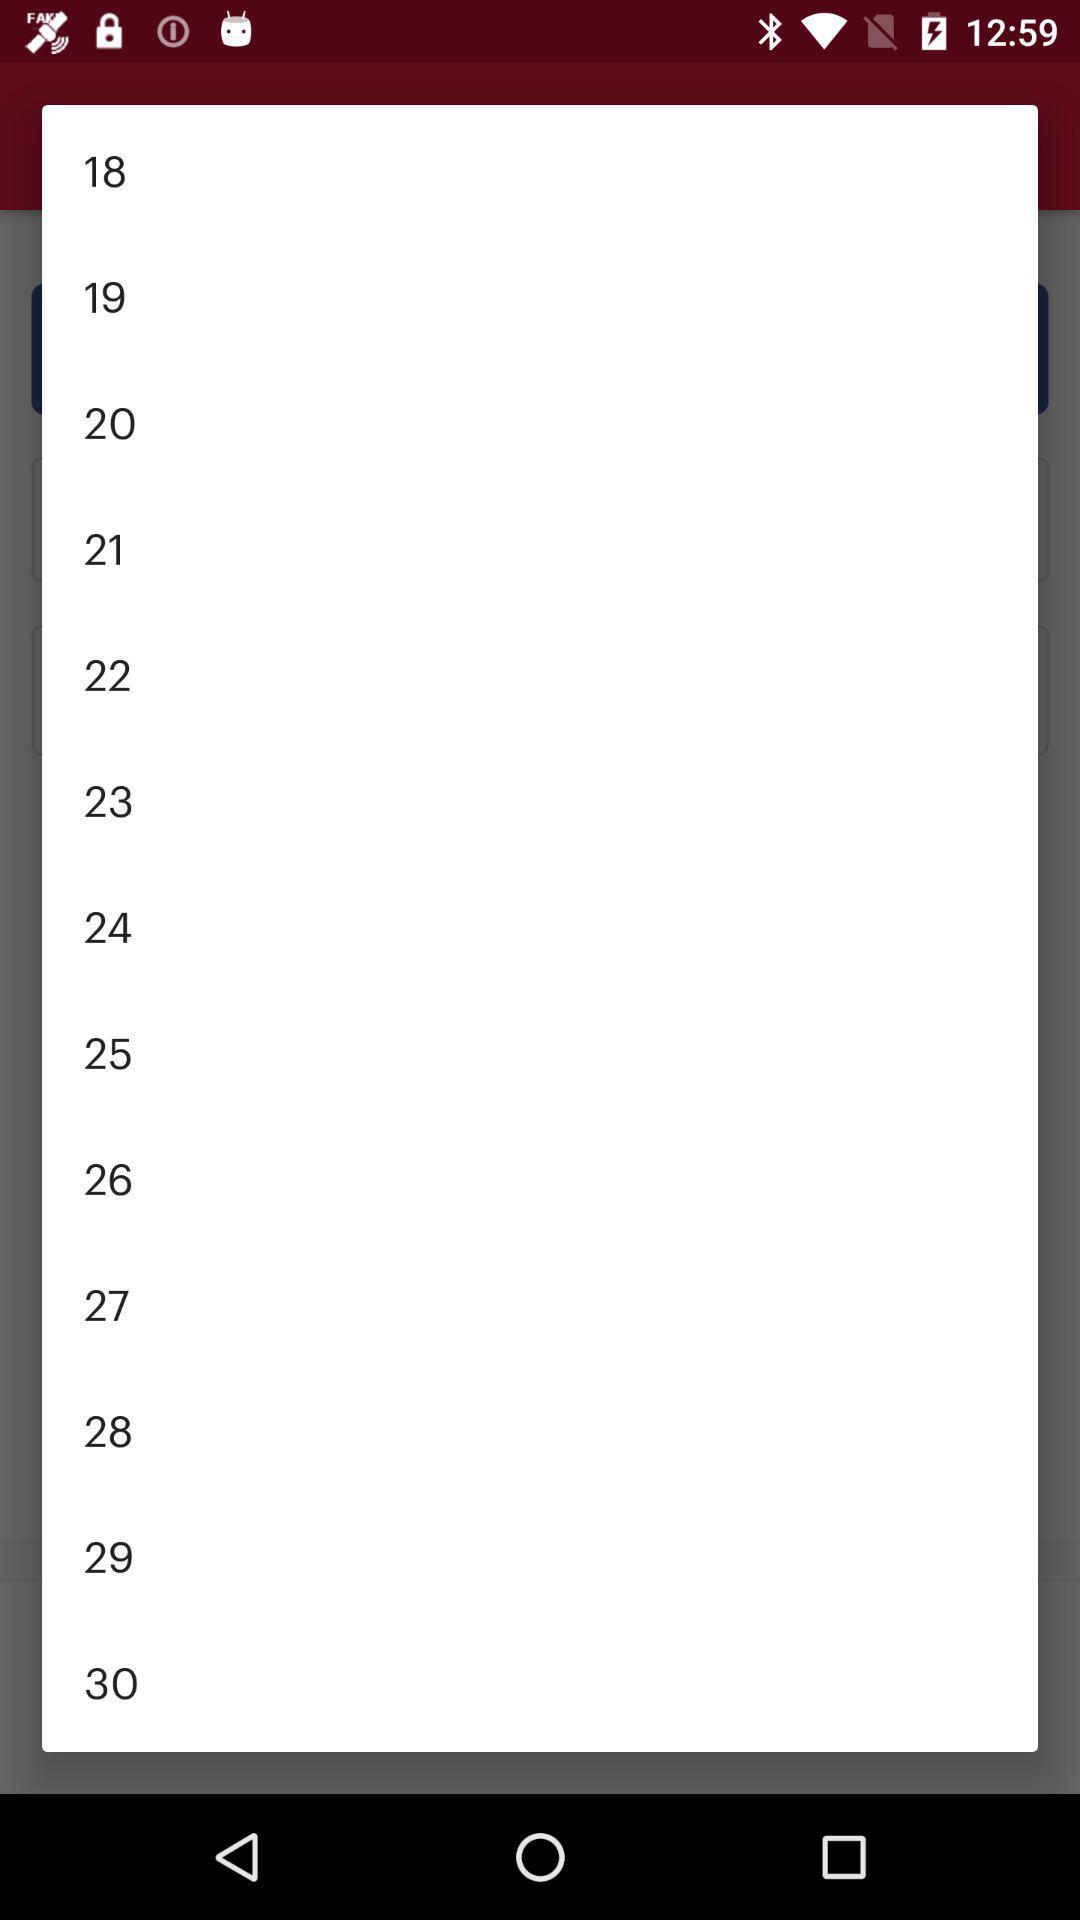  I want to click on the 19 item, so click(540, 292).